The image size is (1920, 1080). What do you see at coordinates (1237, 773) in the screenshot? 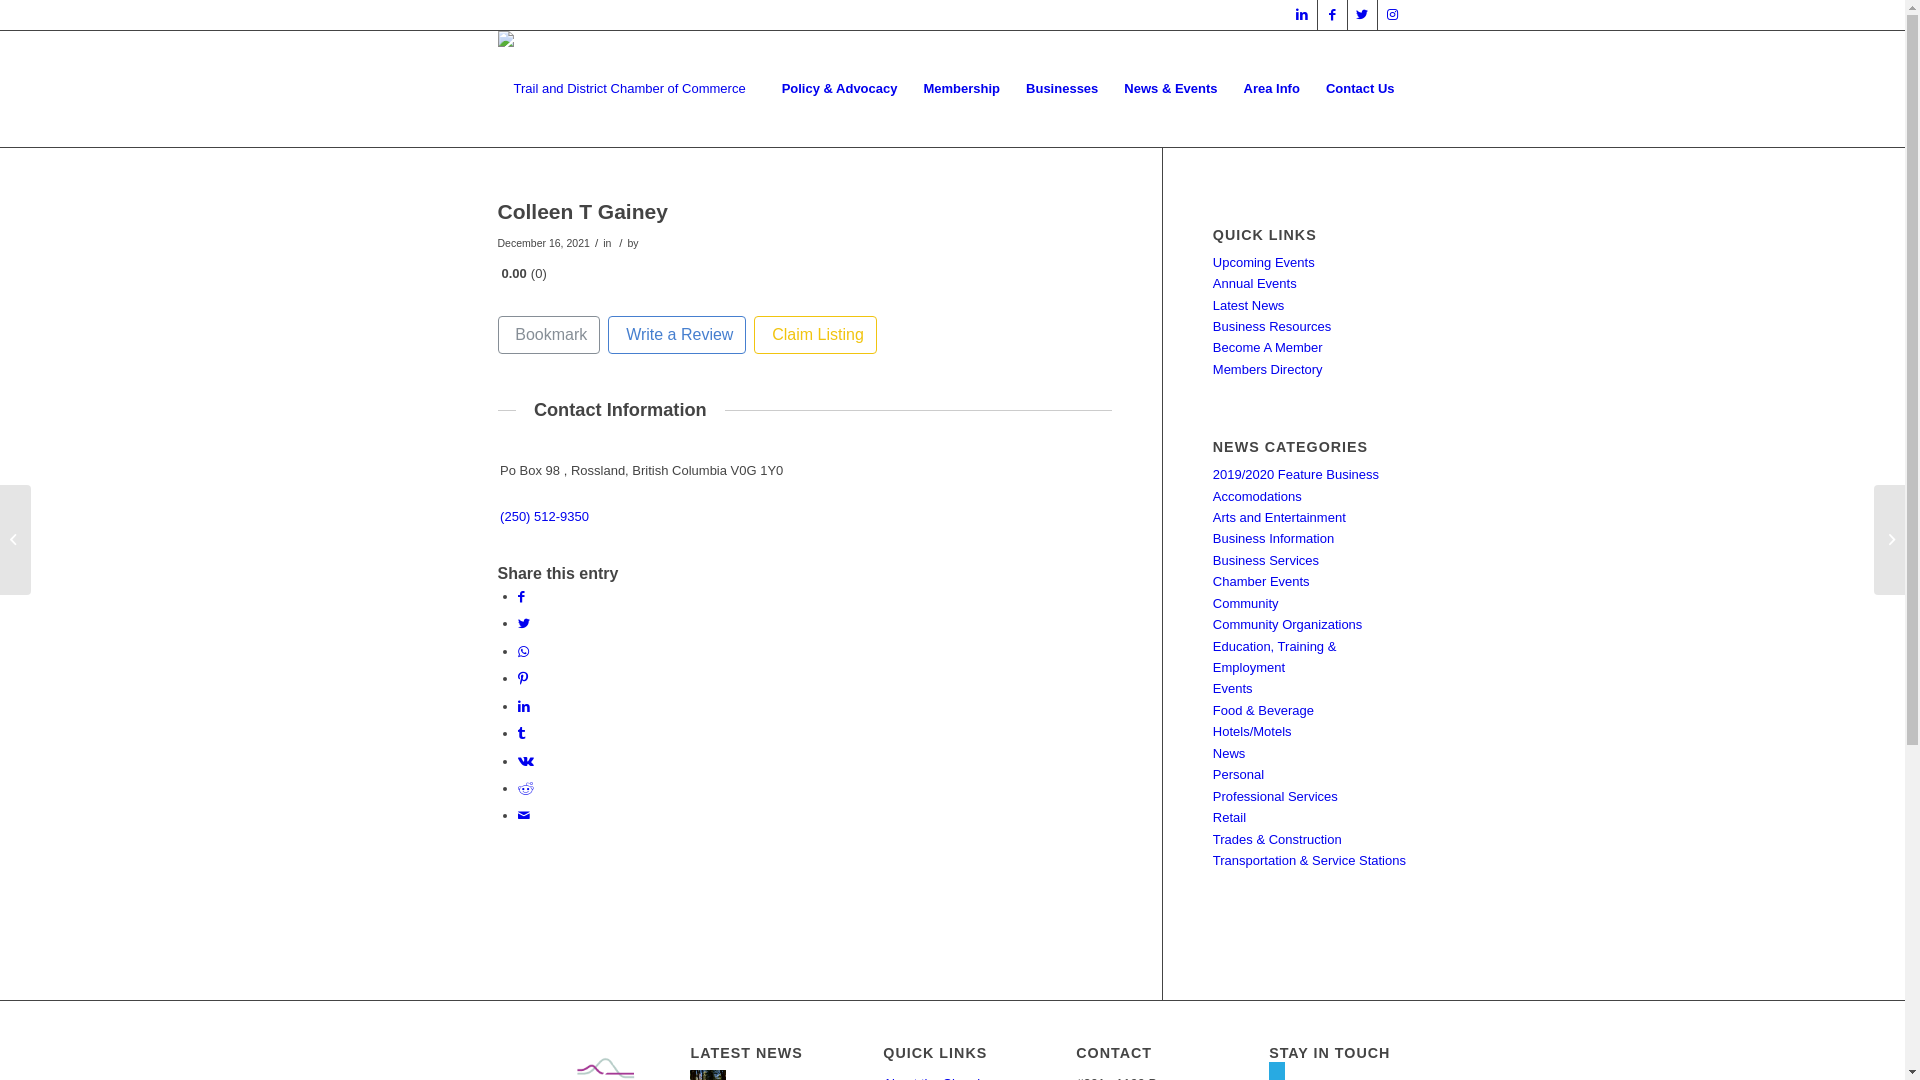
I see `'Personal'` at bounding box center [1237, 773].